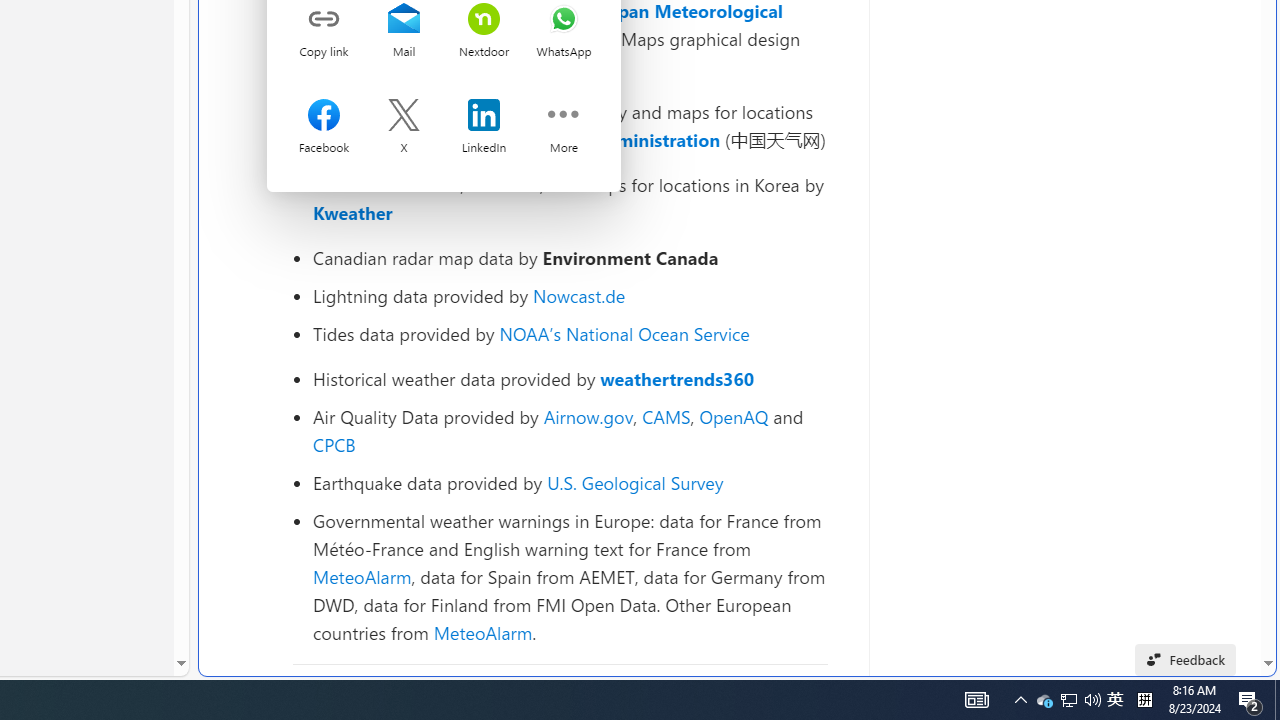  What do you see at coordinates (587, 415) in the screenshot?
I see `'Airnow.gov'` at bounding box center [587, 415].